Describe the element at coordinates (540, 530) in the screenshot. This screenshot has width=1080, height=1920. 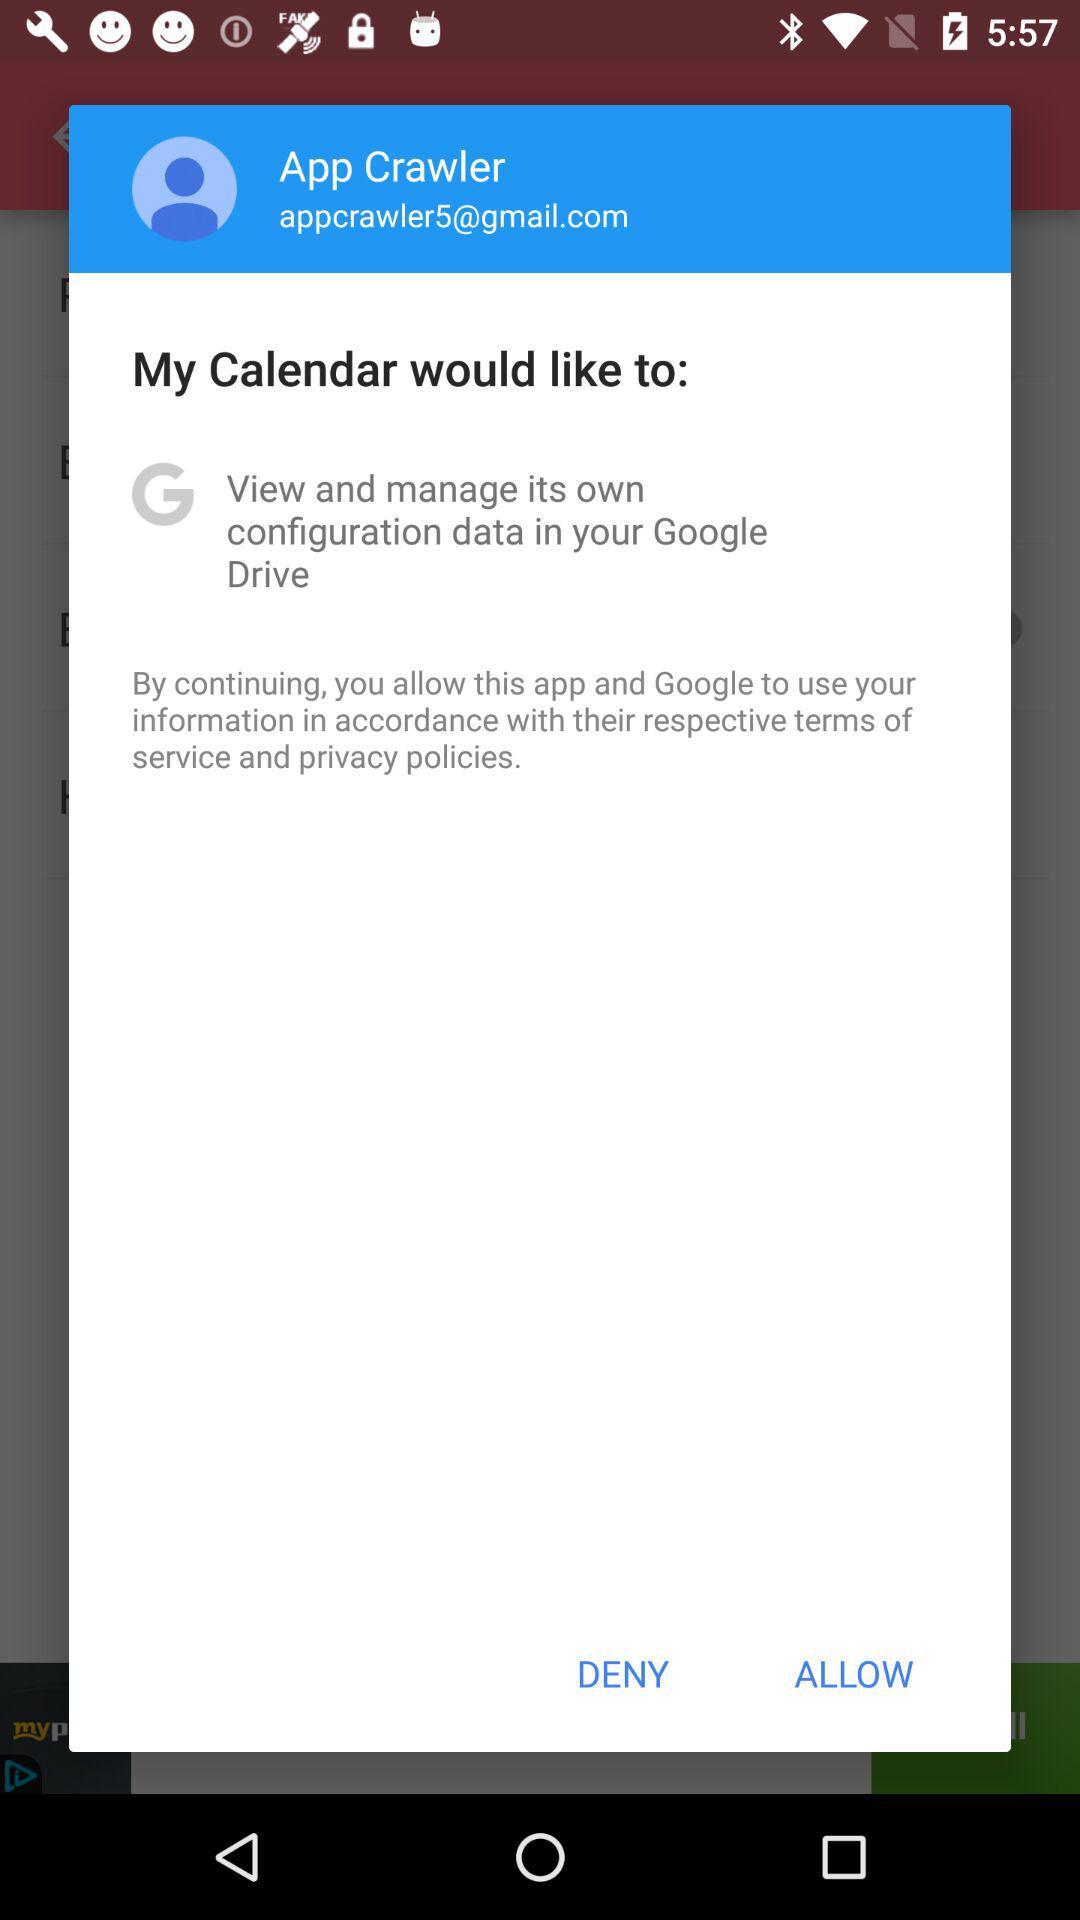
I see `app above by continuing you item` at that location.